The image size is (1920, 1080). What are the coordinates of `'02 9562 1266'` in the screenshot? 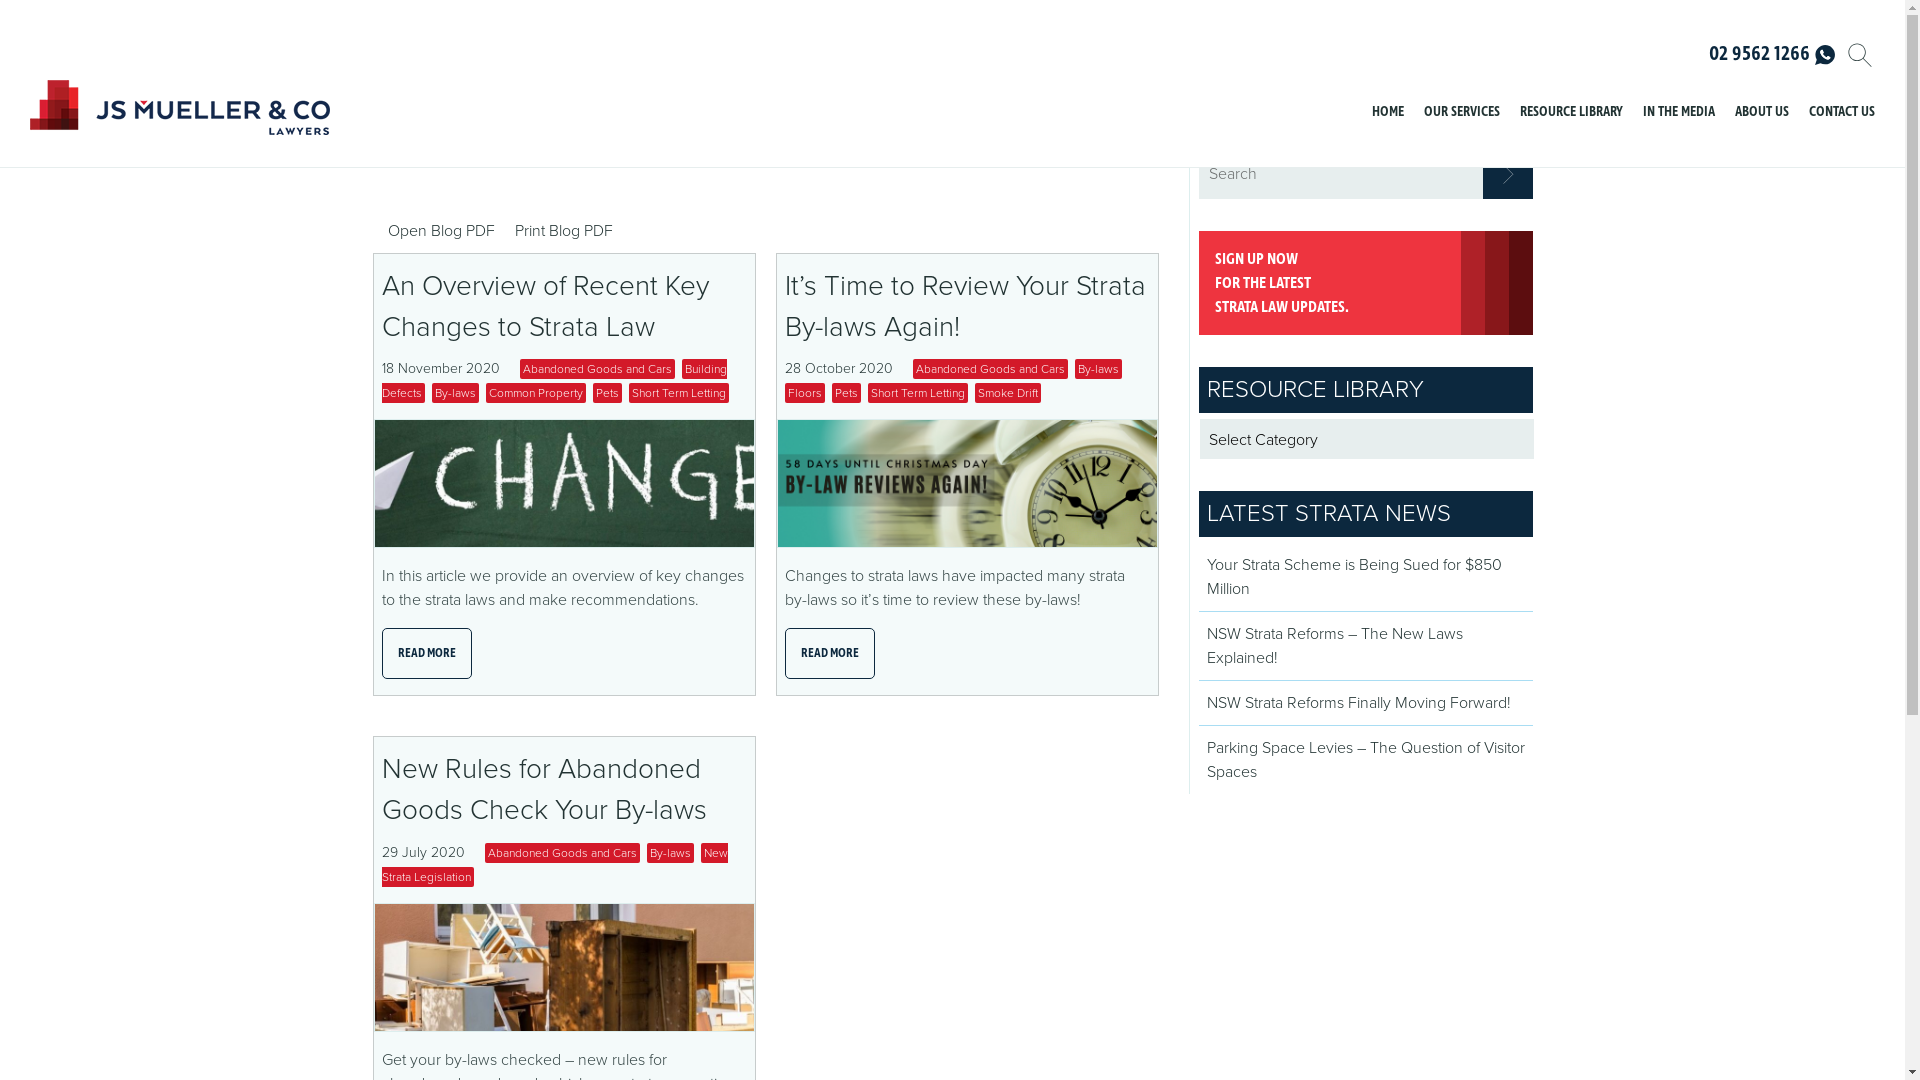 It's located at (1707, 53).